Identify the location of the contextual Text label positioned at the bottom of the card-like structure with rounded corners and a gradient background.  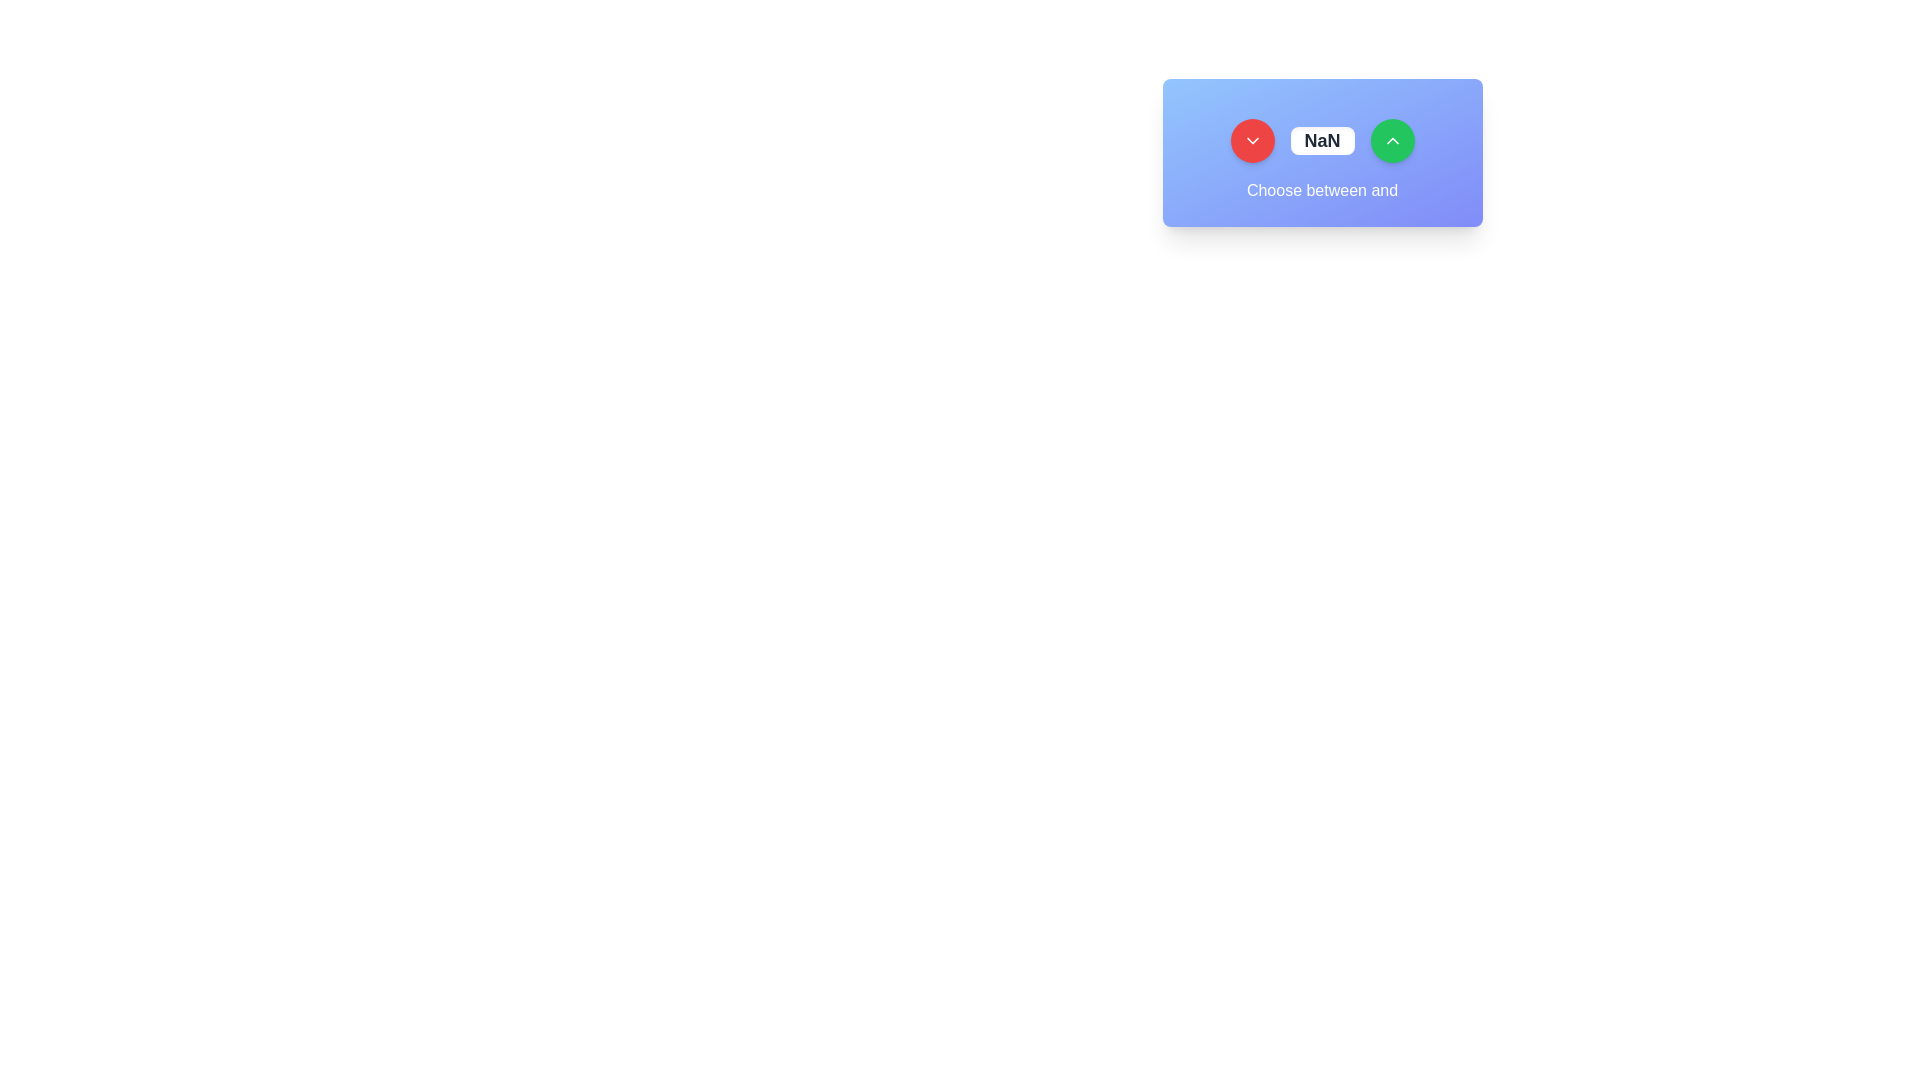
(1322, 191).